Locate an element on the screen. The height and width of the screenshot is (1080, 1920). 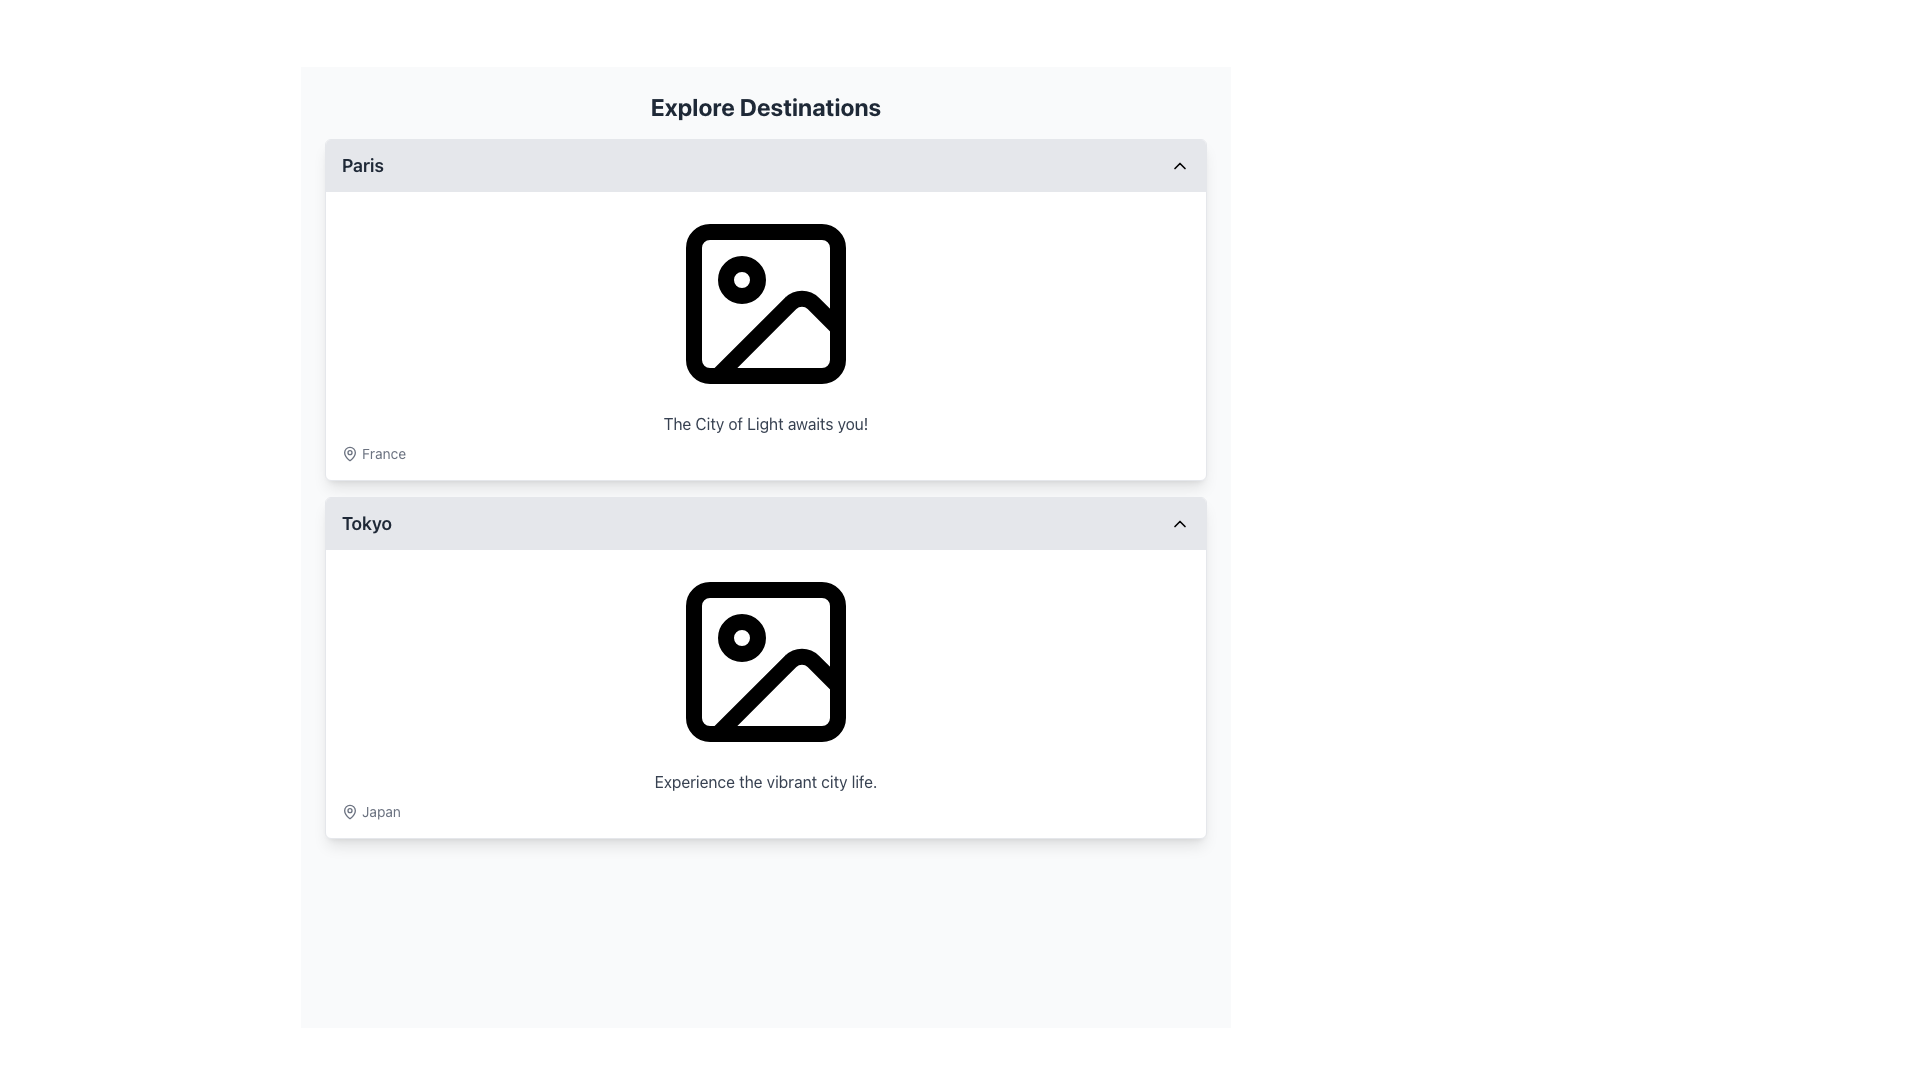
the central graphic icon representing the destination theme in the 'Paris' section, located below the title 'Explore Destinations' is located at coordinates (776, 335).